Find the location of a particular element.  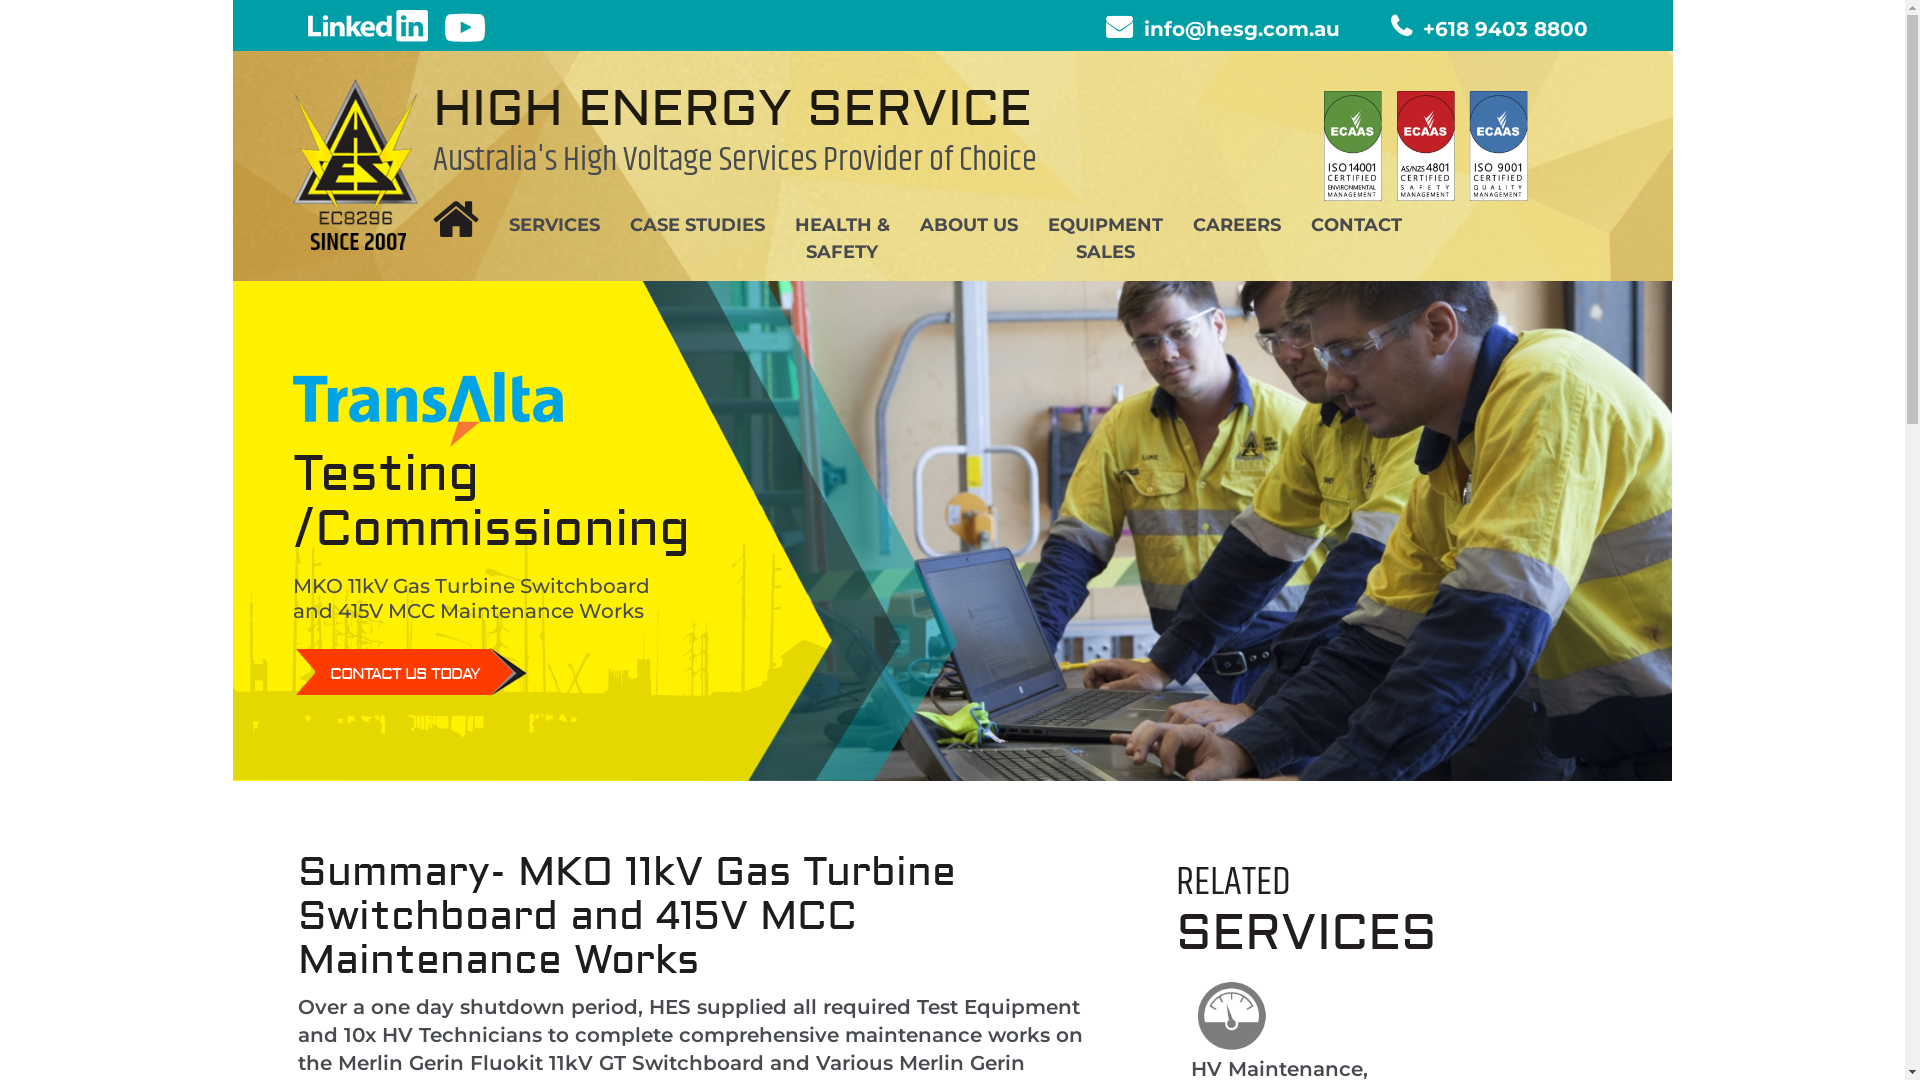

'CONTACT' is located at coordinates (1310, 225).